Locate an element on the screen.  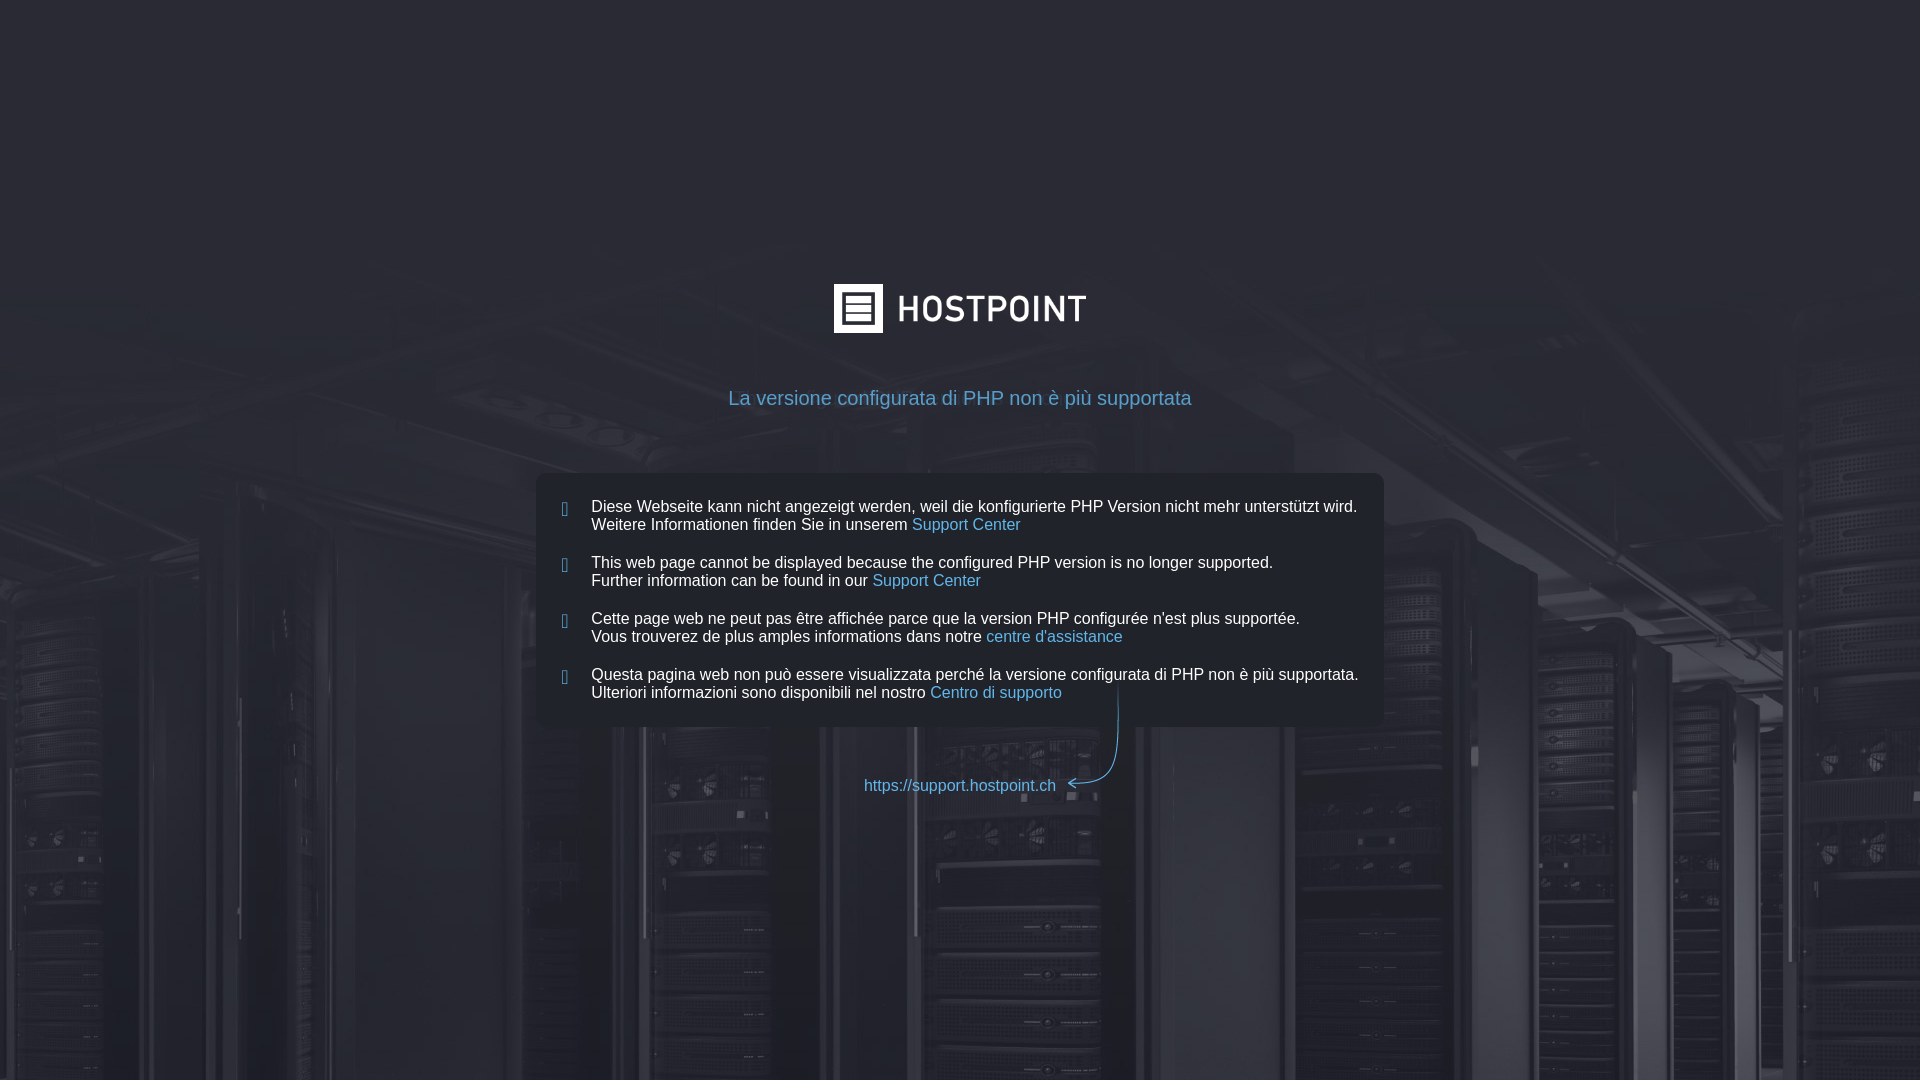
'https://support.hostpoint.ch' is located at coordinates (960, 784).